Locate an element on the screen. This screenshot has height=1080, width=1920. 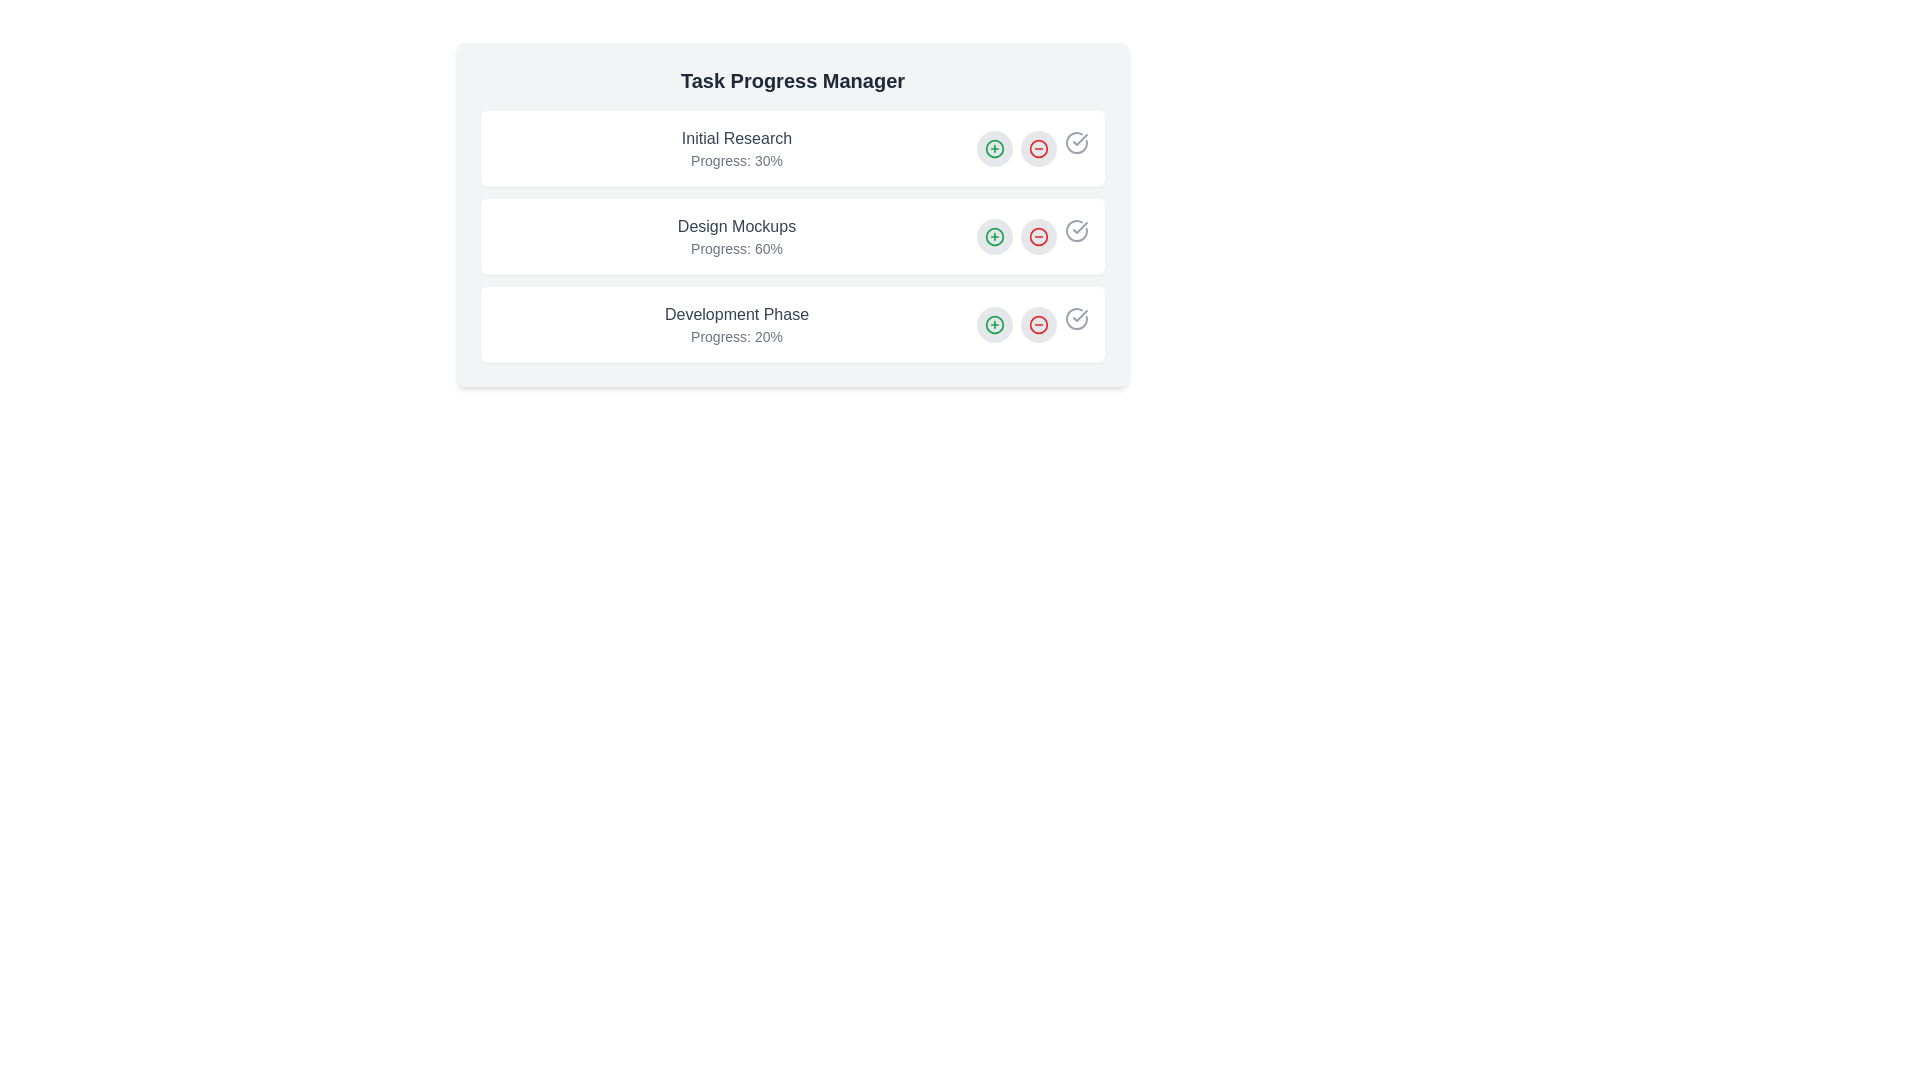
the circular button with an icon inside that represents a negative action, located to the right of the green circular button with a plus icon and to the left of the gray circular button with a checkmark is located at coordinates (1038, 148).